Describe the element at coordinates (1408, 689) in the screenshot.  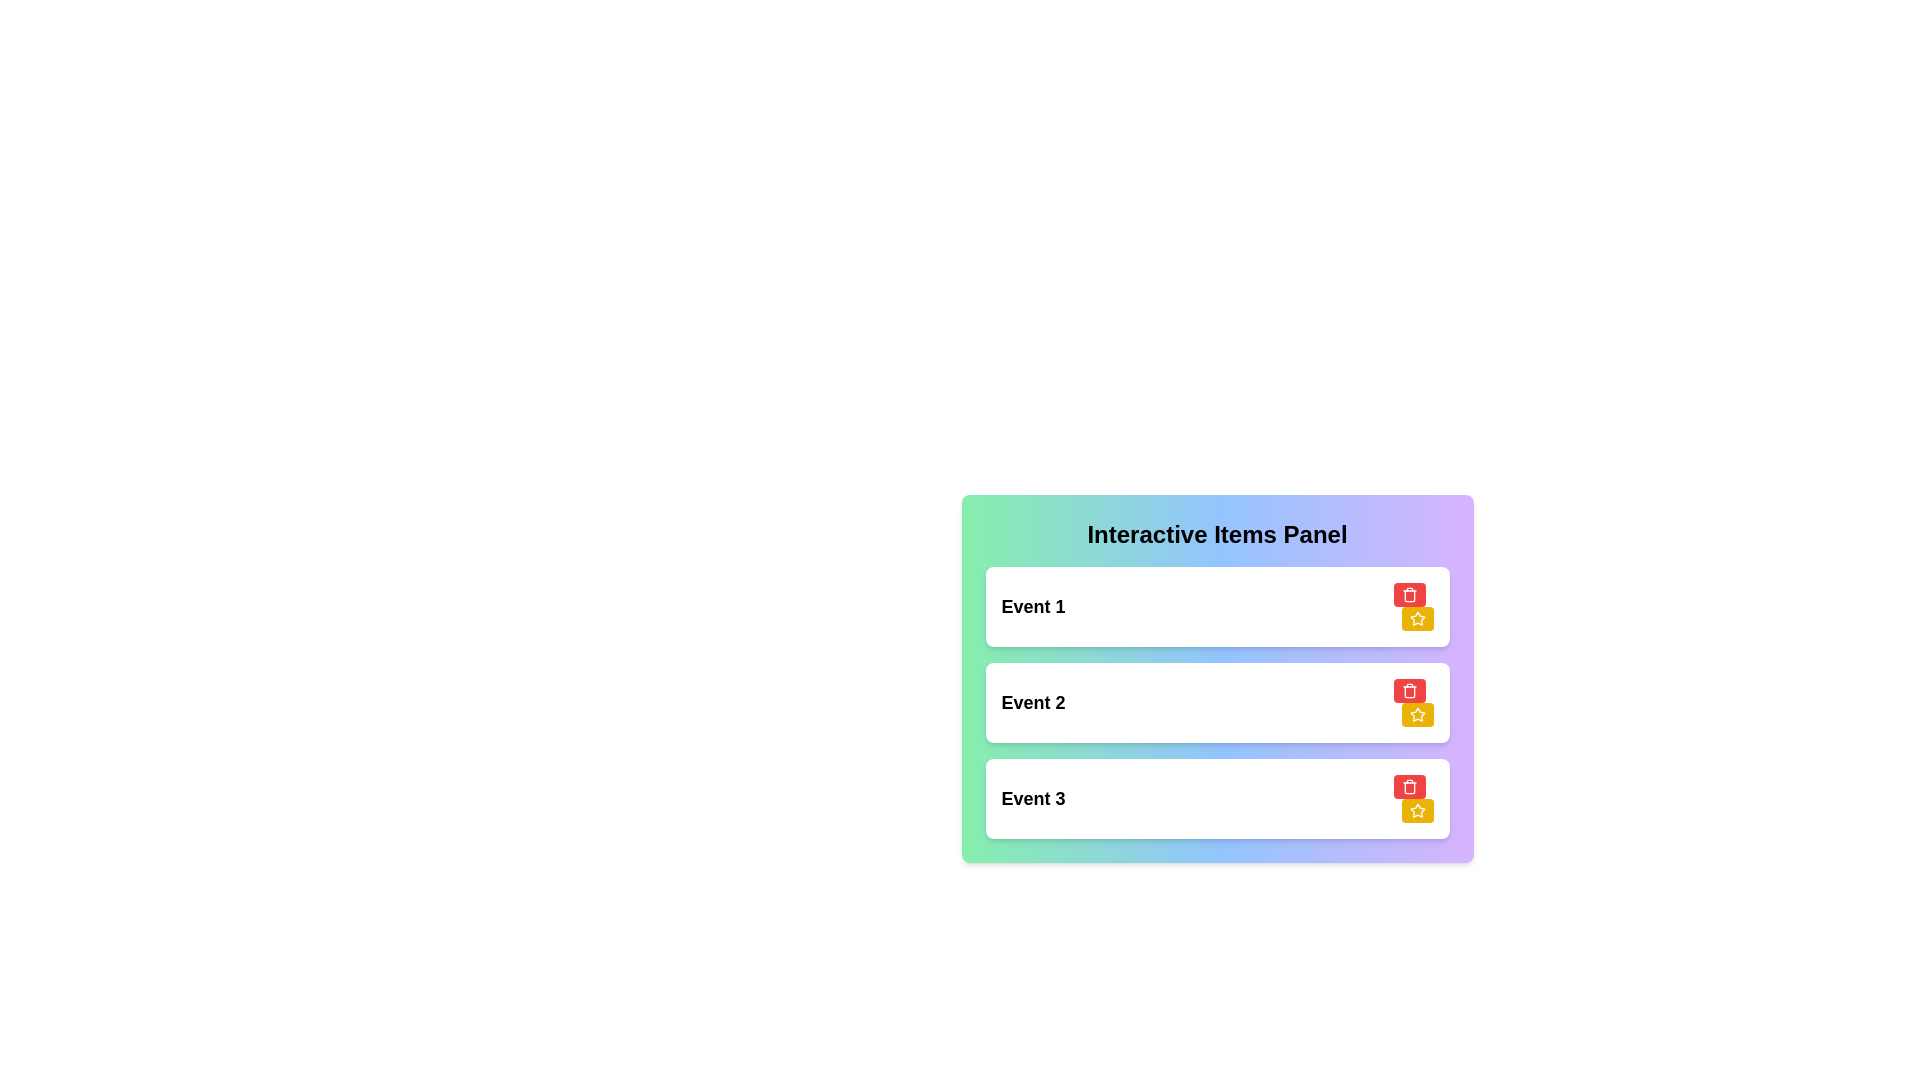
I see `the trash can icon embedded in the button` at that location.